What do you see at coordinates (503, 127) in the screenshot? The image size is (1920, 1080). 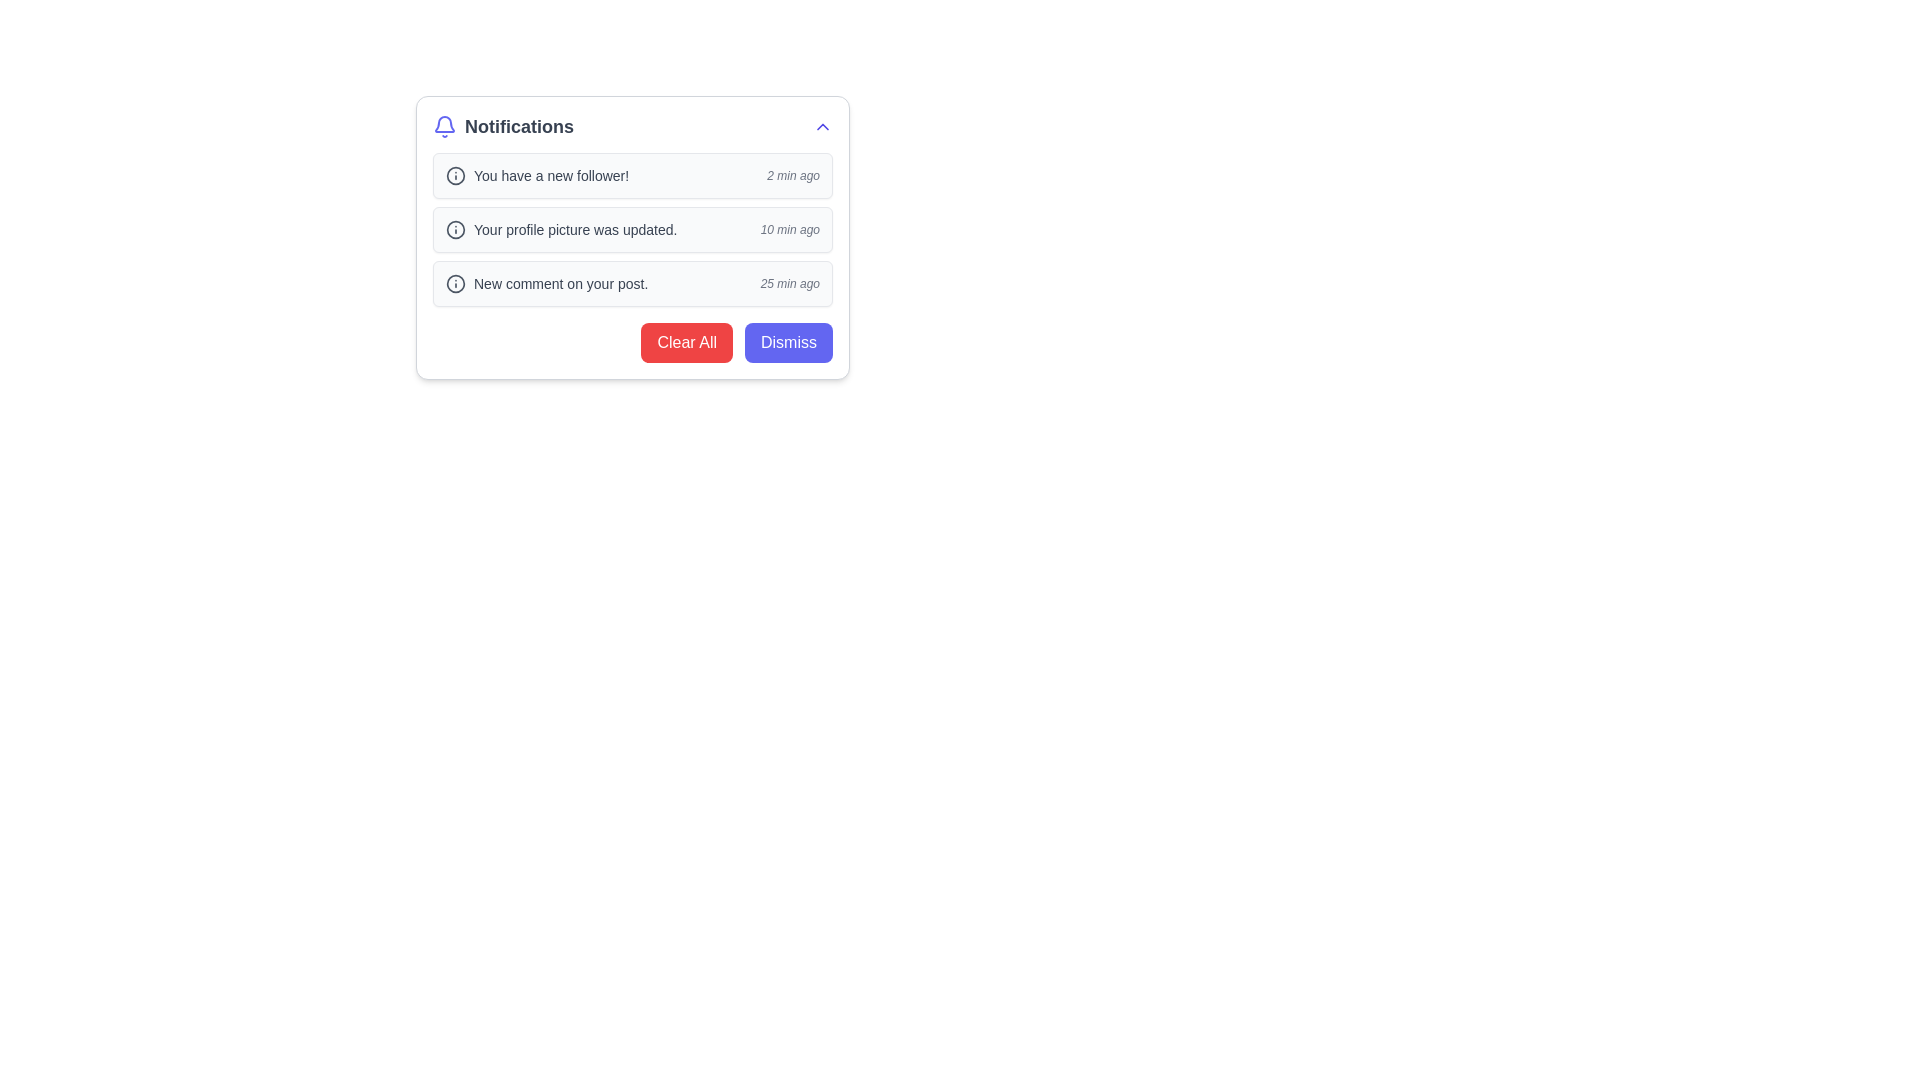 I see `the 'Notifications' label with a bell icon styled in indigo color, located near the top-left corner of the notifications section` at bounding box center [503, 127].